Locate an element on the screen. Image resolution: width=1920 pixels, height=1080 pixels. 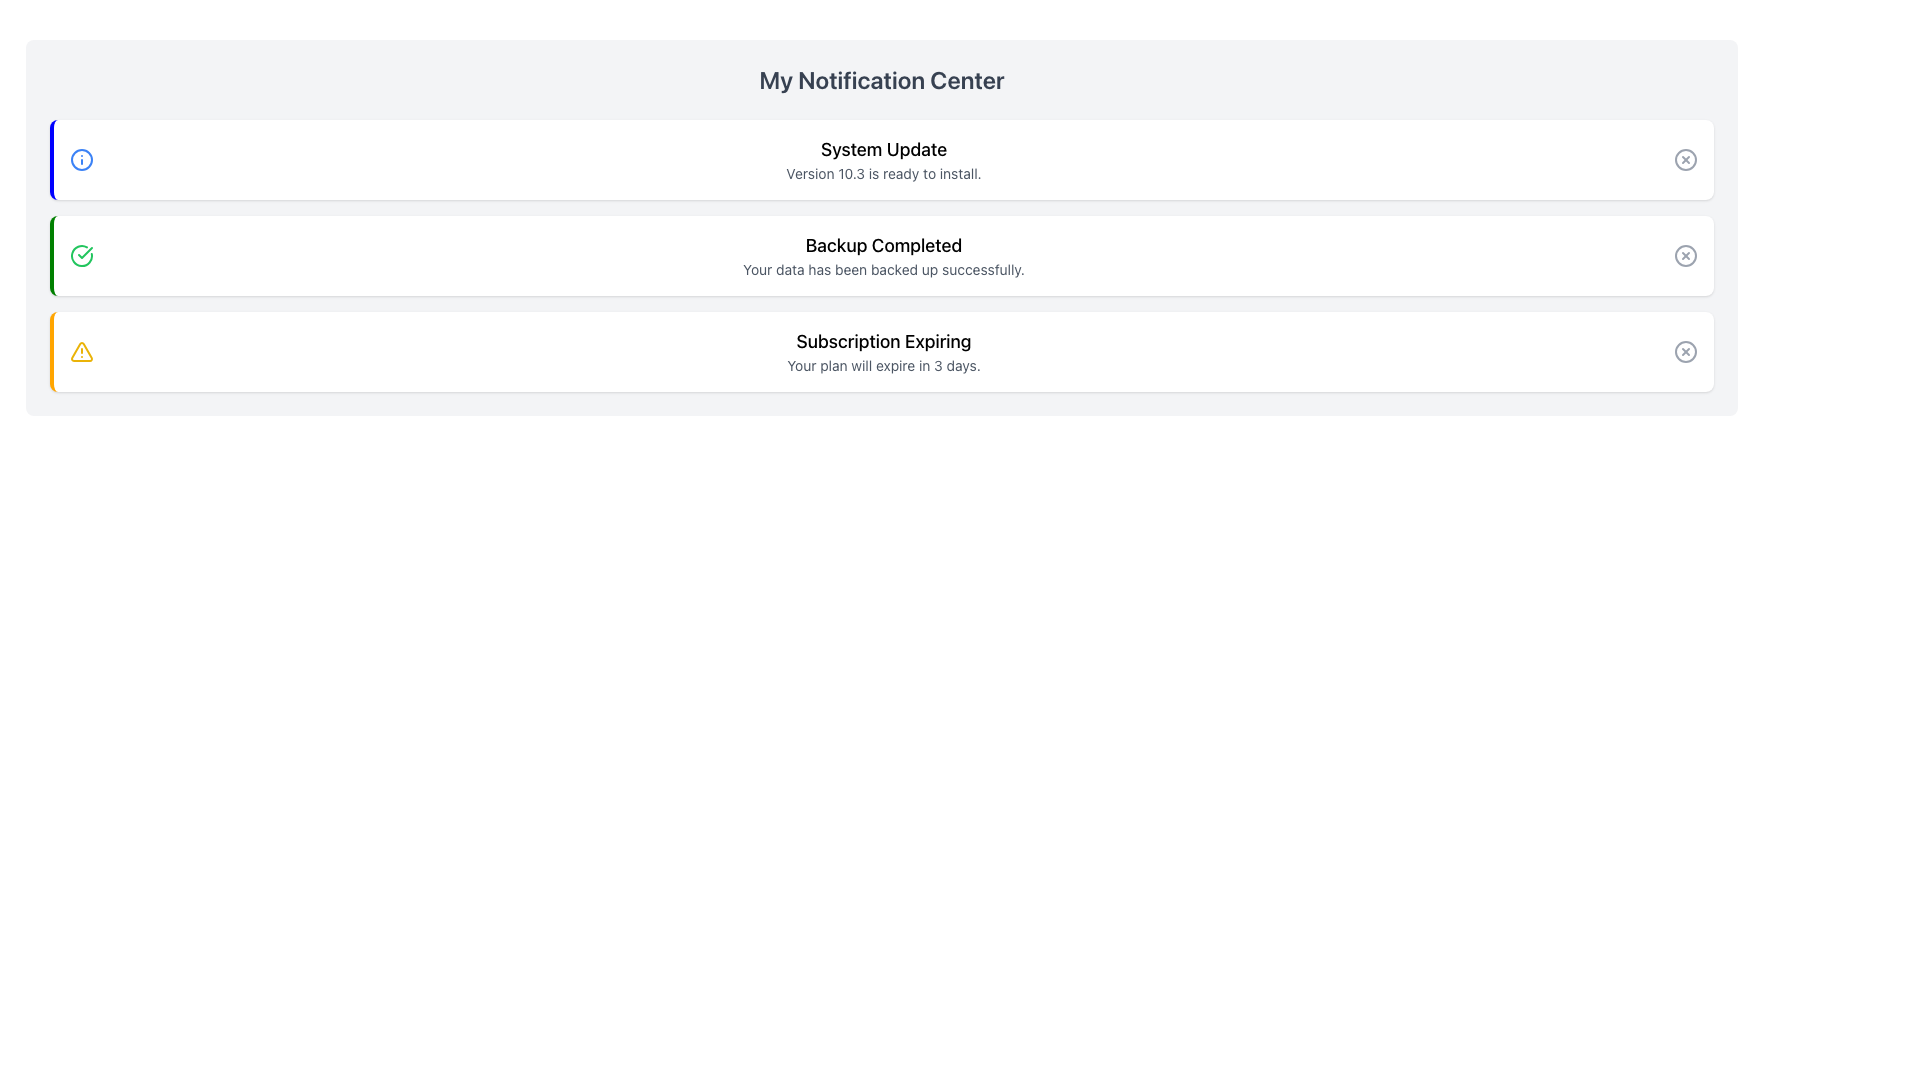
the prominently displayed title labeled 'My Notification Center', styled in large, bold, and dark-gray text, located at the top of the notification panel is located at coordinates (881, 79).